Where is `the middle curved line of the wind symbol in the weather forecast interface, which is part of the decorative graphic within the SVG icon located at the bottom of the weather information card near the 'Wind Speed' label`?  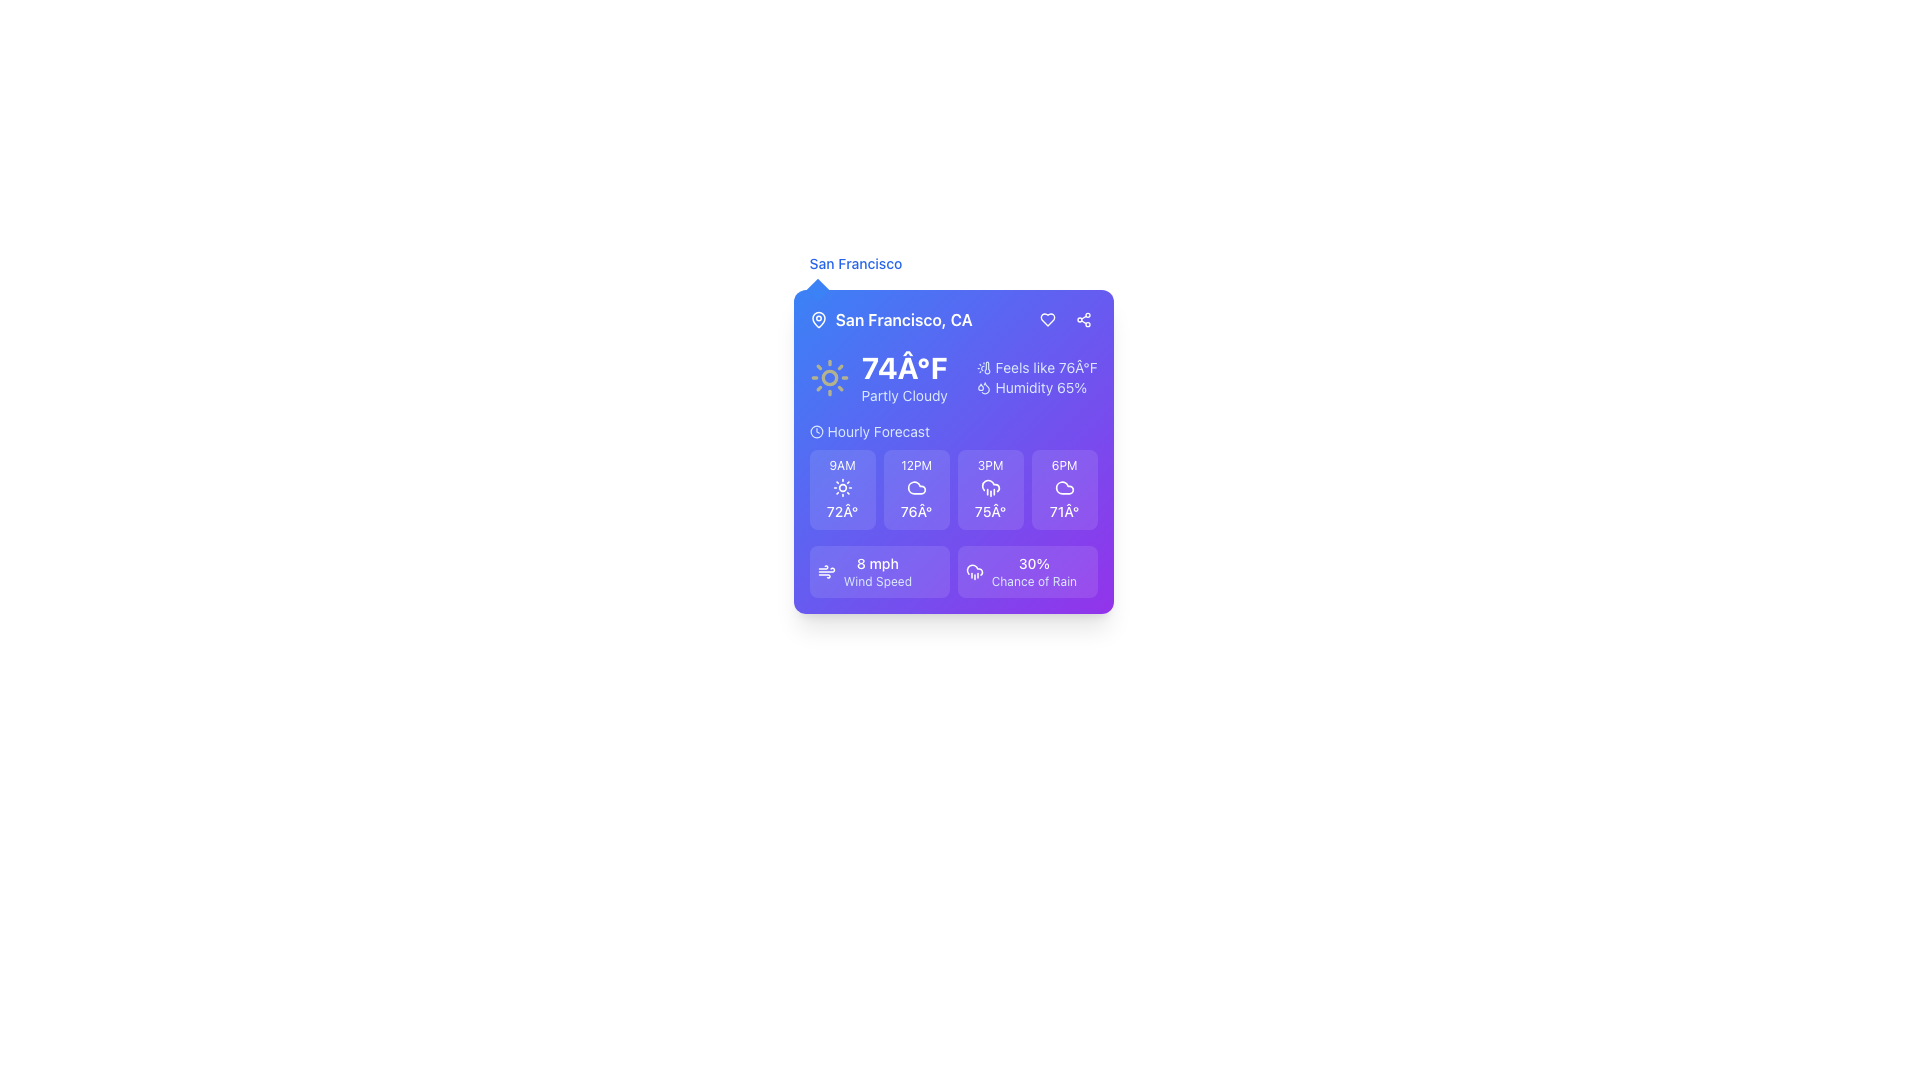
the middle curved line of the wind symbol in the weather forecast interface, which is part of the decorative graphic within the SVG icon located at the bottom of the weather information card near the 'Wind Speed' label is located at coordinates (826, 570).